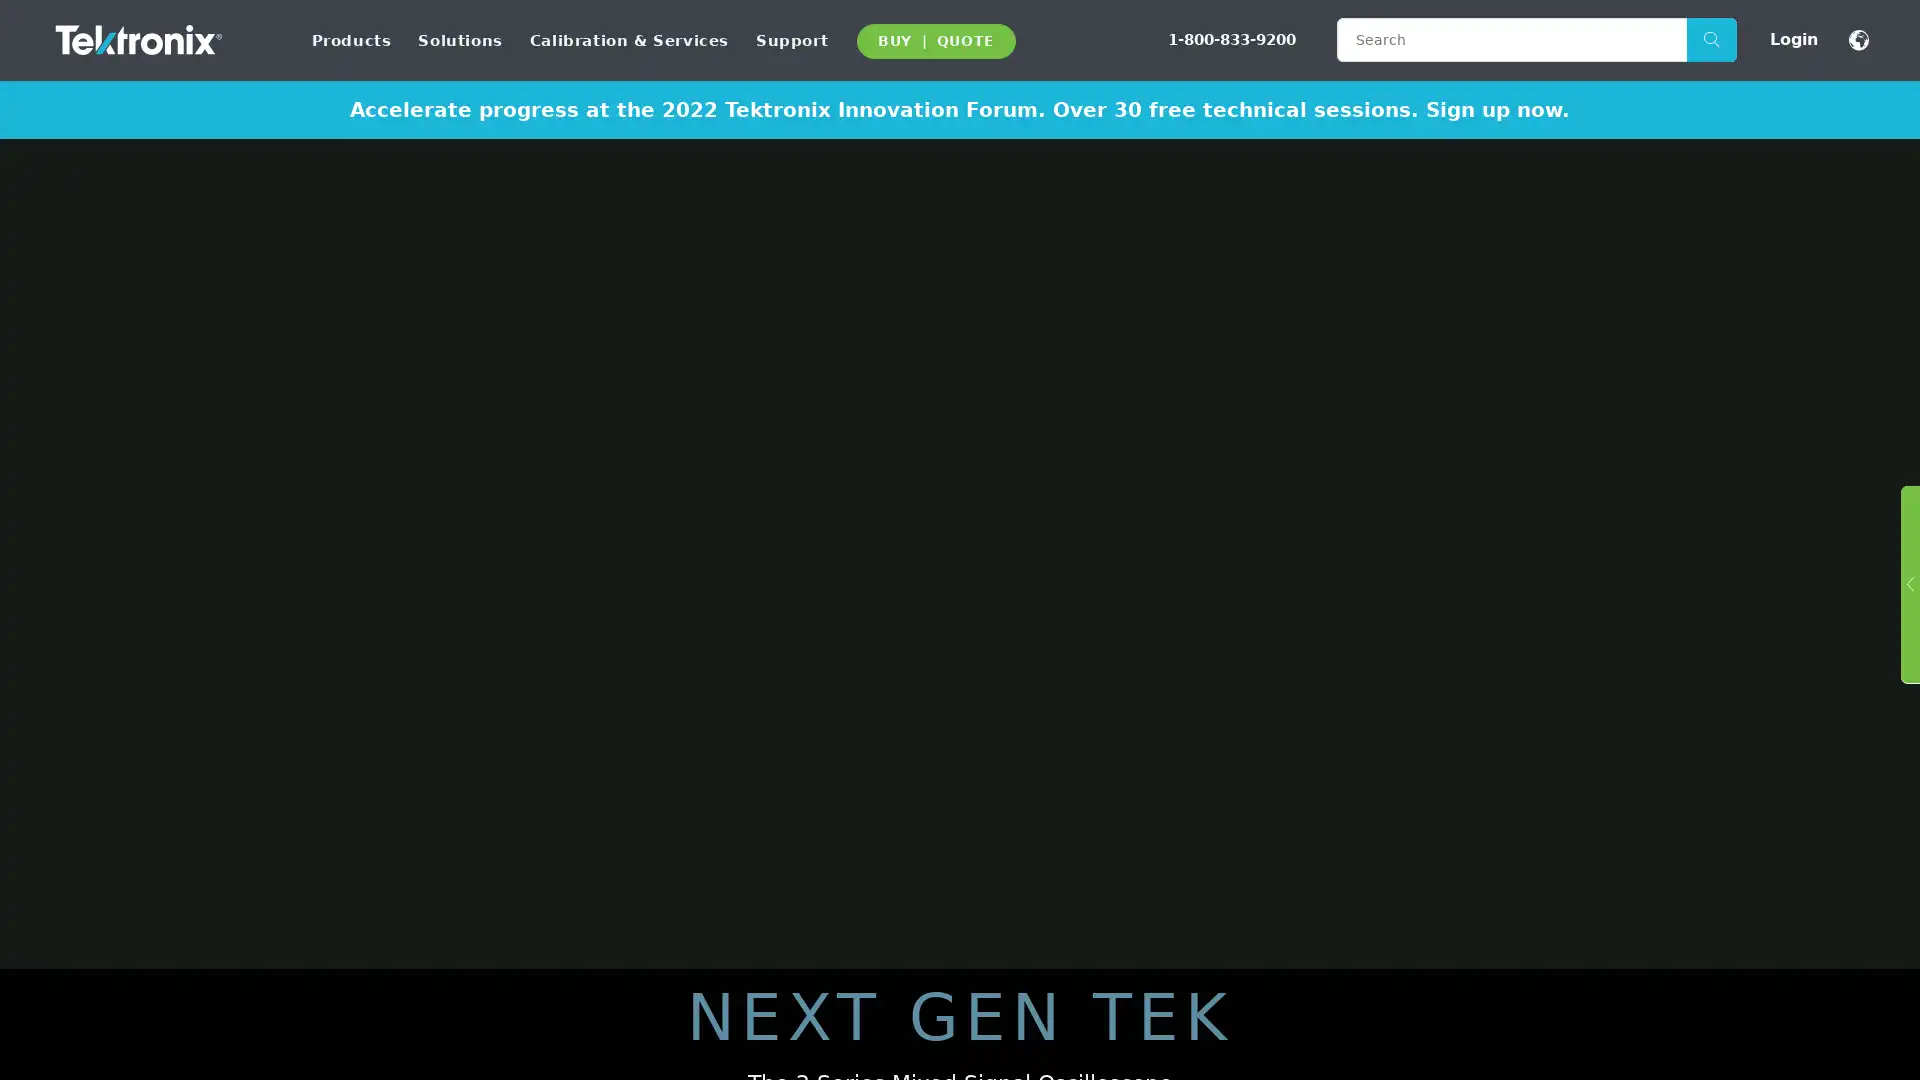 The width and height of the screenshot is (1920, 1080). I want to click on Accept Cookies, so click(1616, 1036).